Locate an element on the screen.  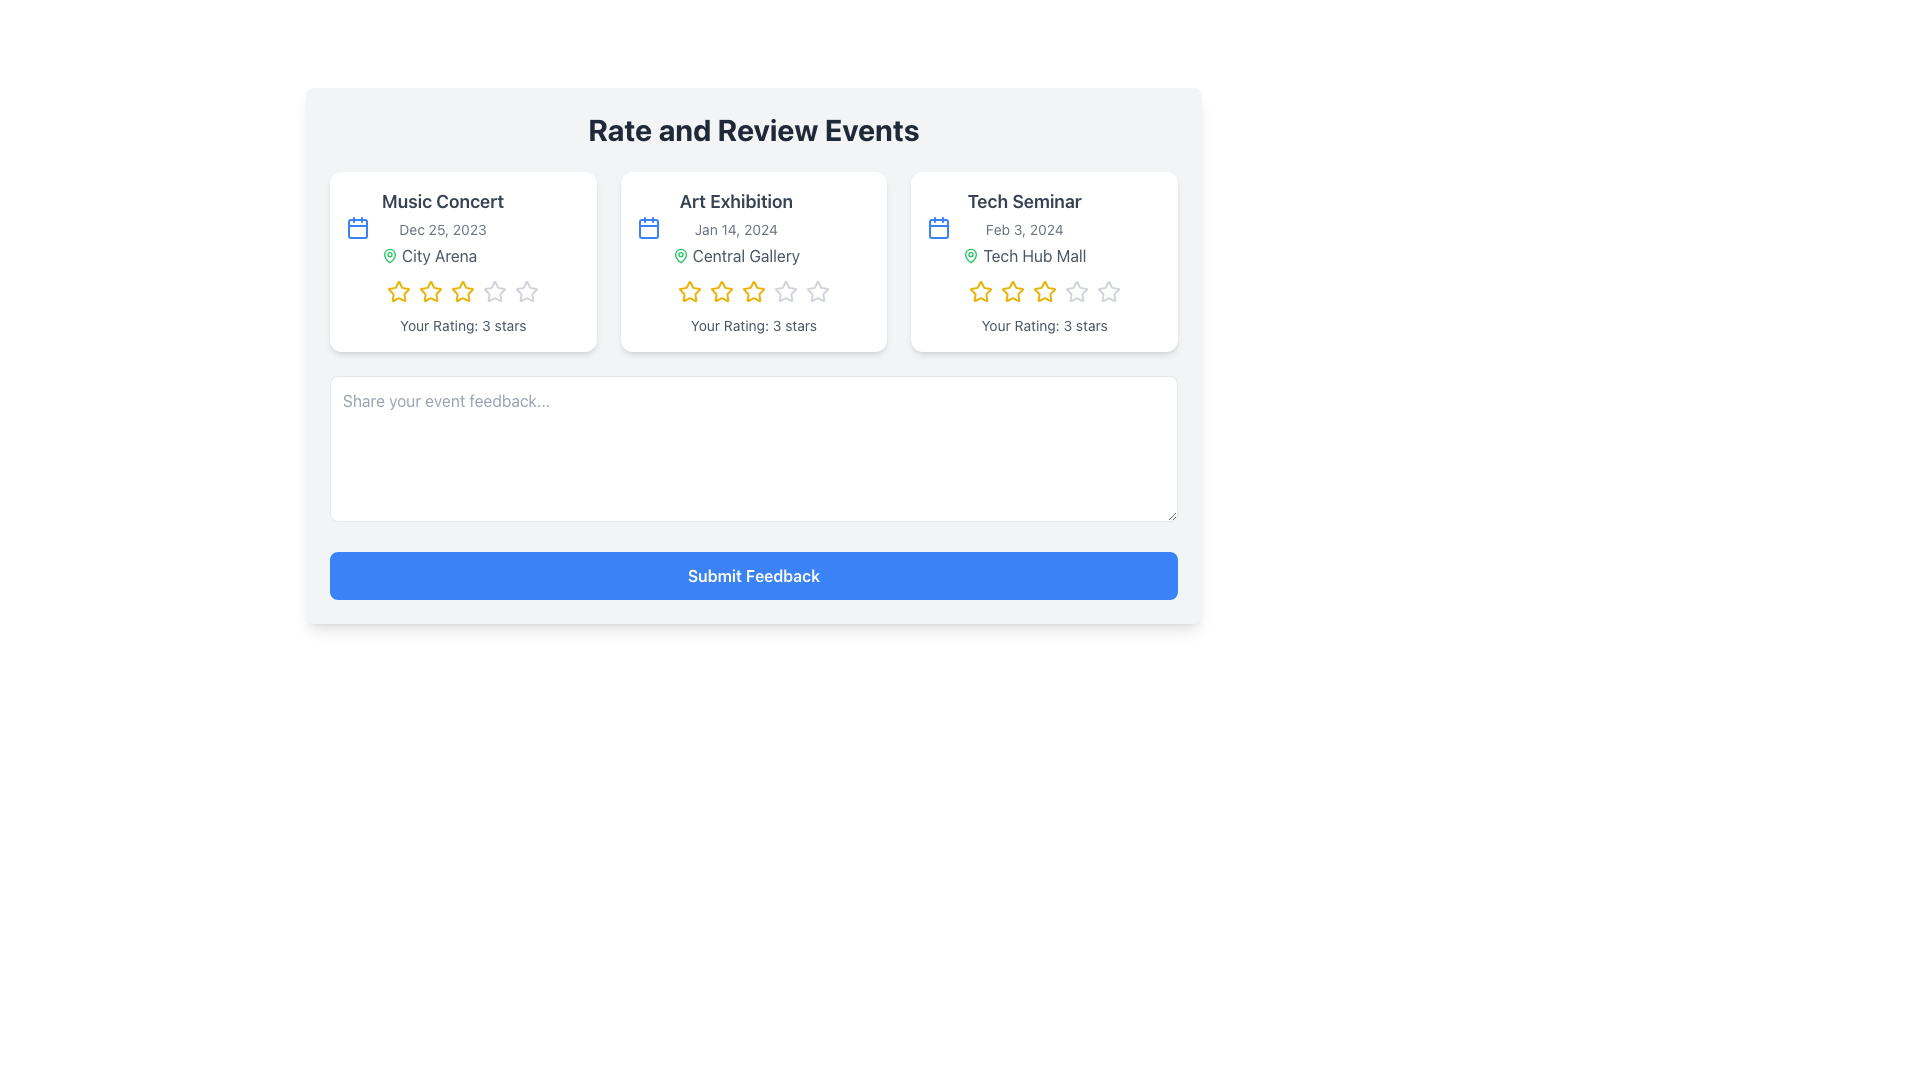
the first star icon in the rating section of the 'Tech Seminar' event card to scale it is located at coordinates (980, 292).